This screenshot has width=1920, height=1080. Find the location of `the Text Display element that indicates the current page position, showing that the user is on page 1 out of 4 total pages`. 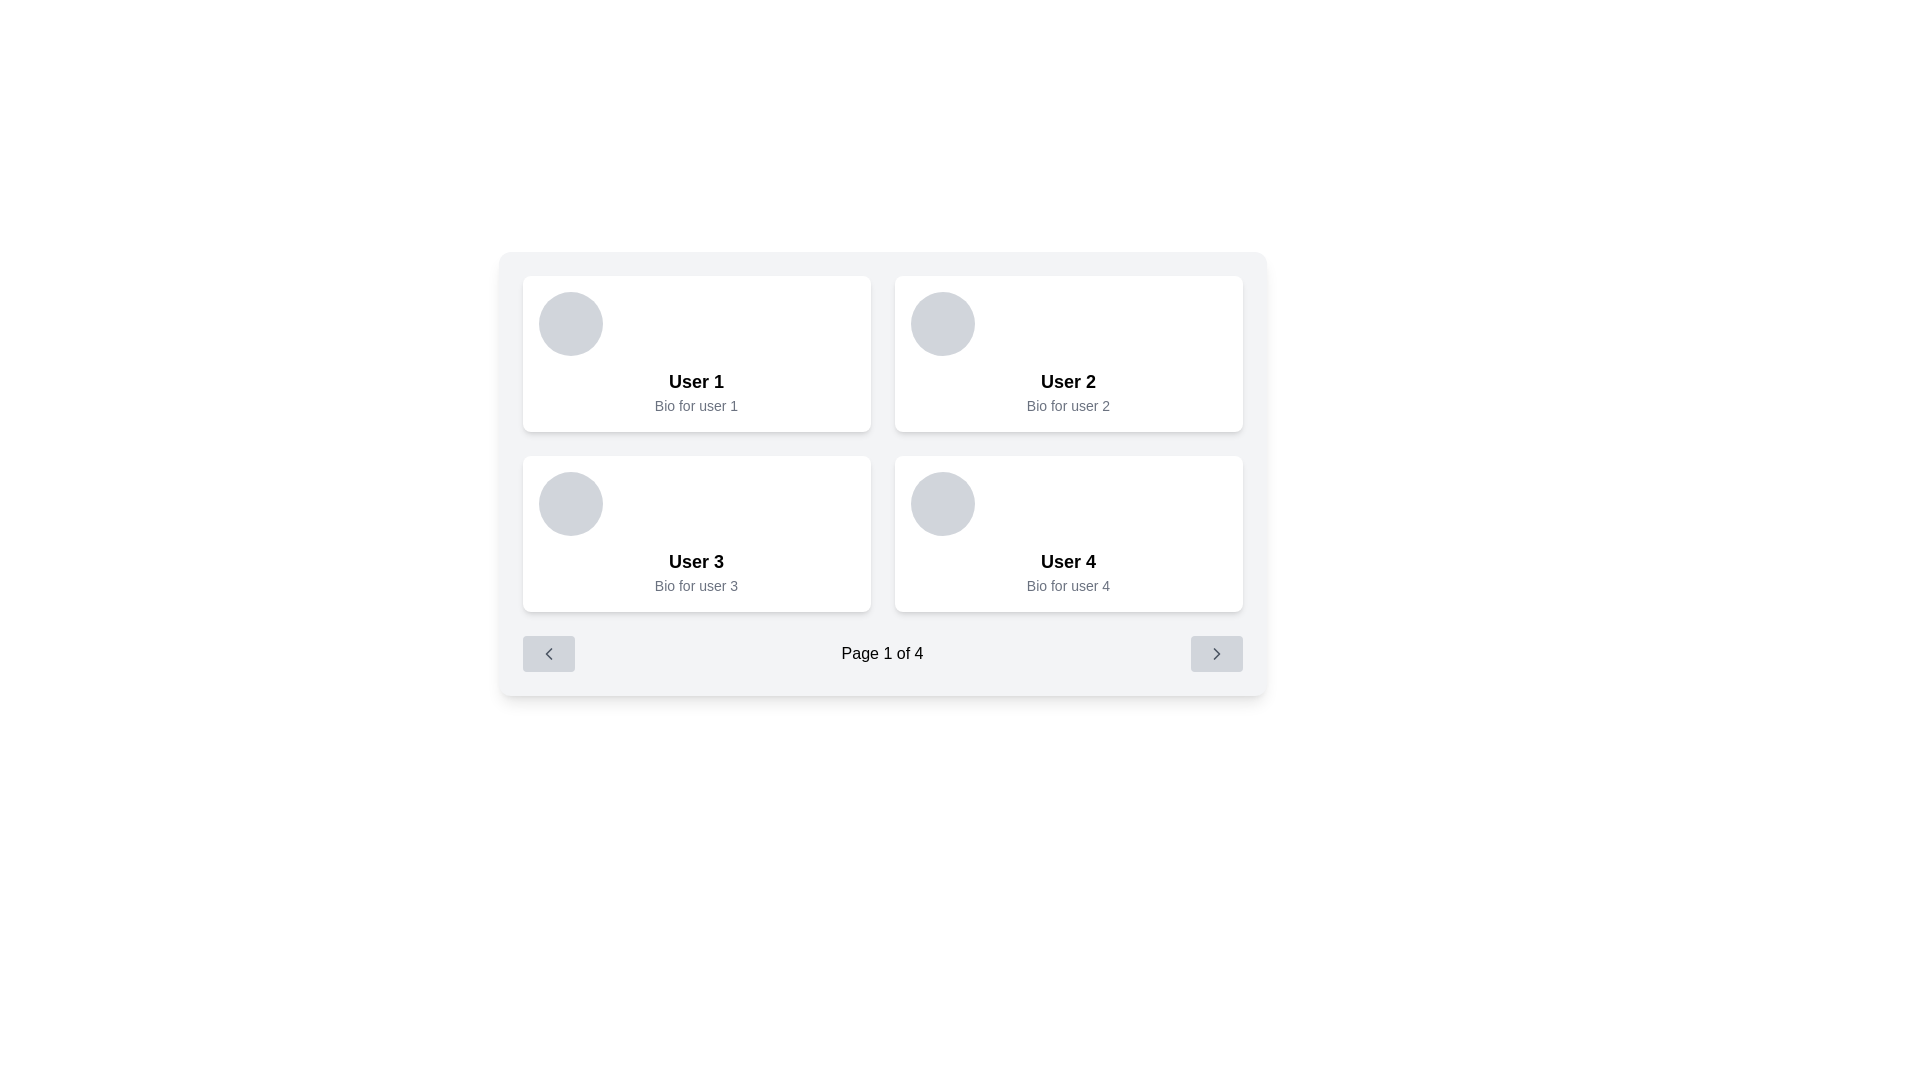

the Text Display element that indicates the current page position, showing that the user is on page 1 out of 4 total pages is located at coordinates (881, 654).